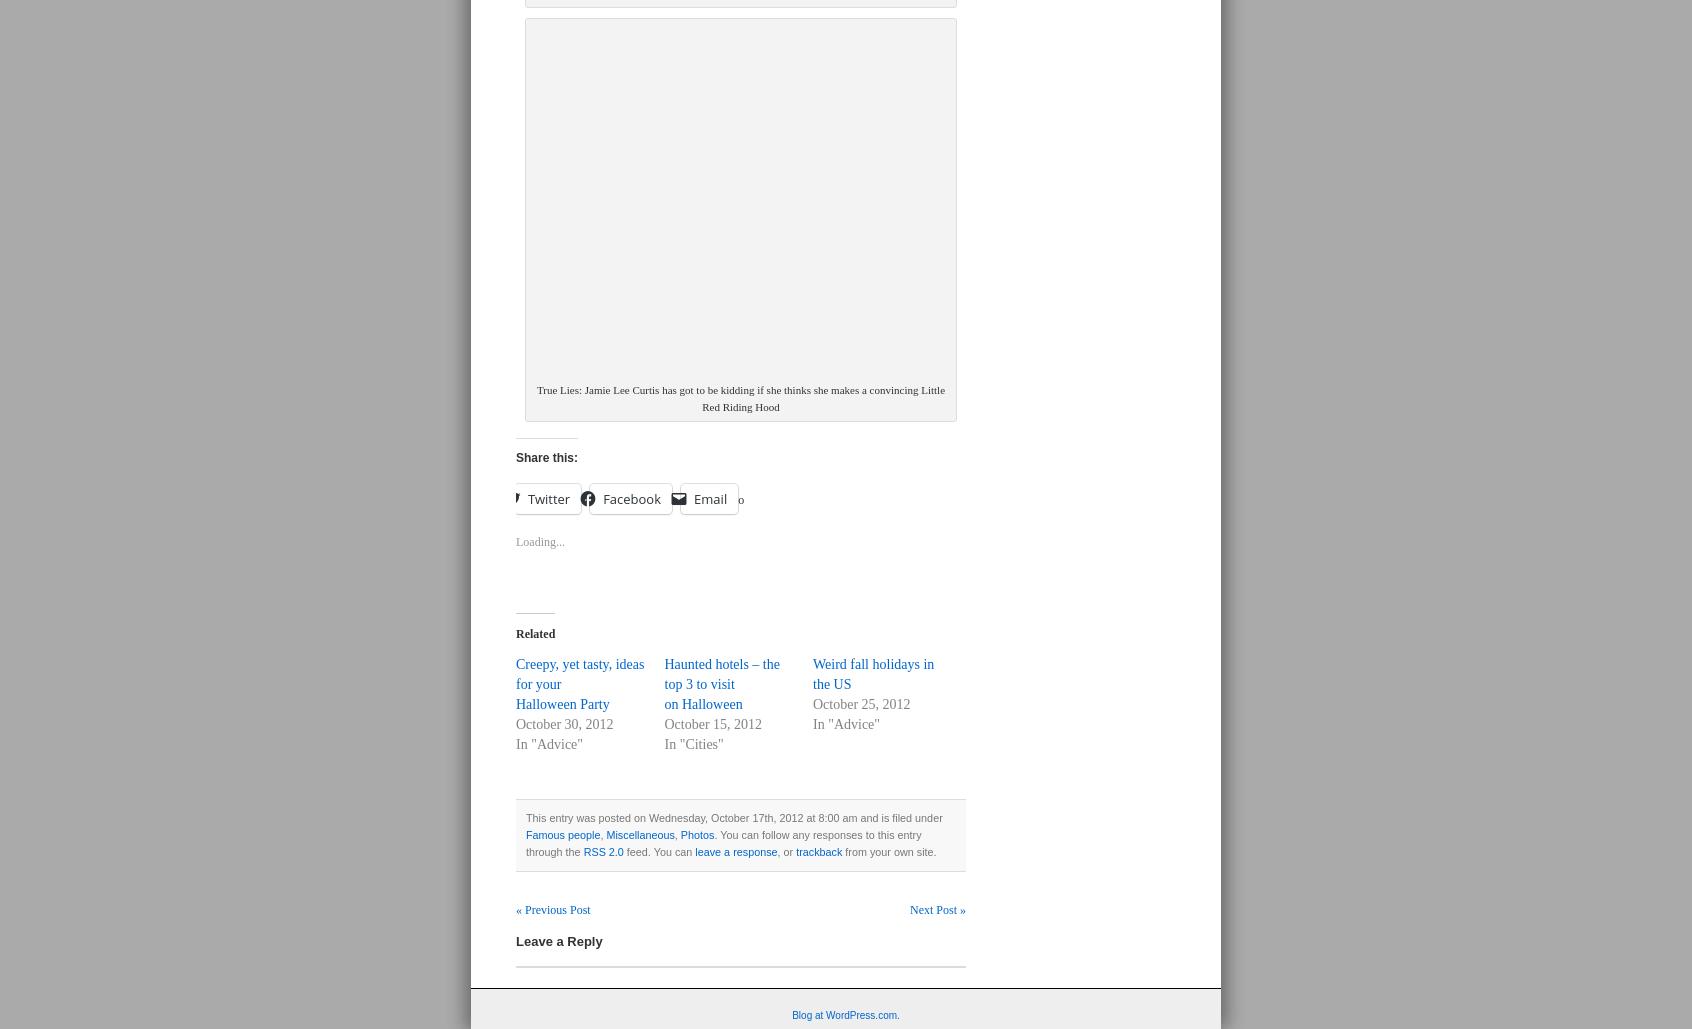 The width and height of the screenshot is (1692, 1029). I want to click on 'Related', so click(535, 633).